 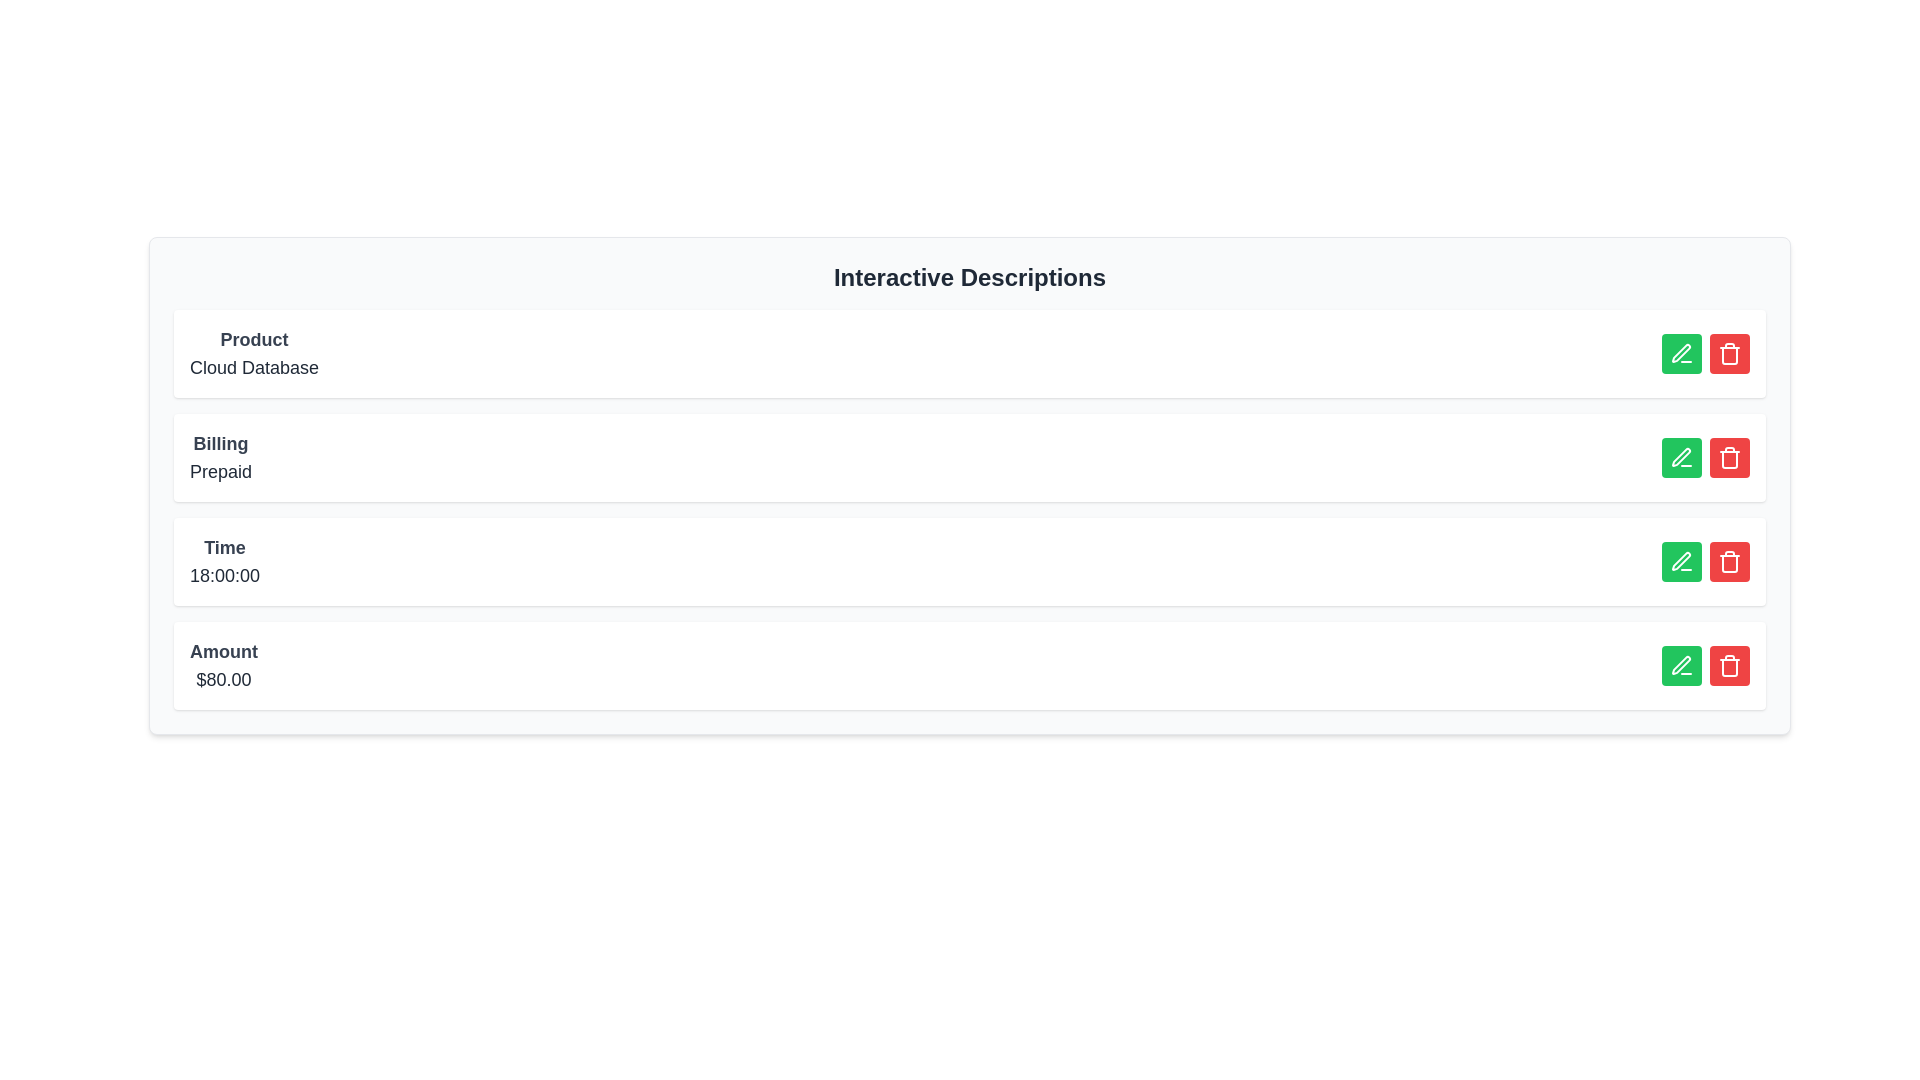 I want to click on the edit icon button located to the right of the 'Amount: $80.00' row to trigger the tooltip or highlight effect, so click(x=1680, y=666).